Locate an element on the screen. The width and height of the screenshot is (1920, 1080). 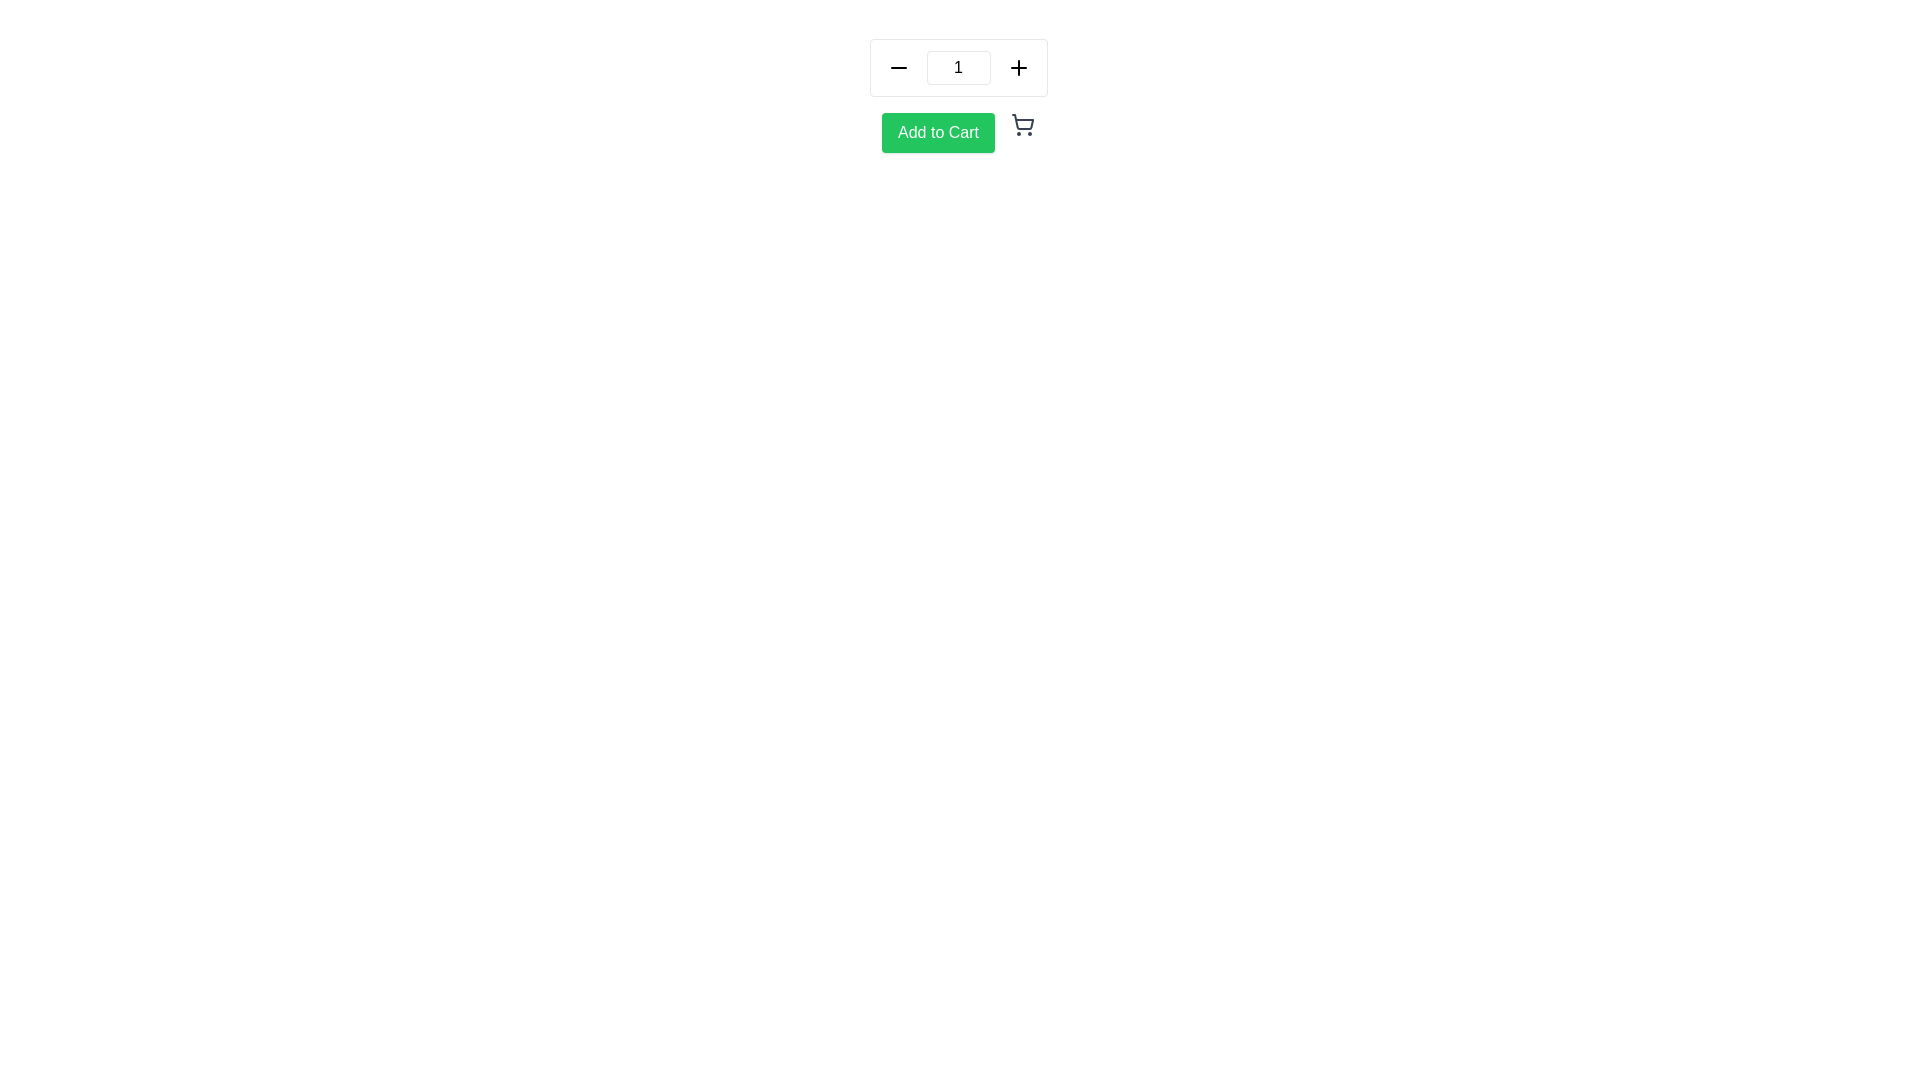
the minus sign button located on the left side of the quantity selector is located at coordinates (897, 67).